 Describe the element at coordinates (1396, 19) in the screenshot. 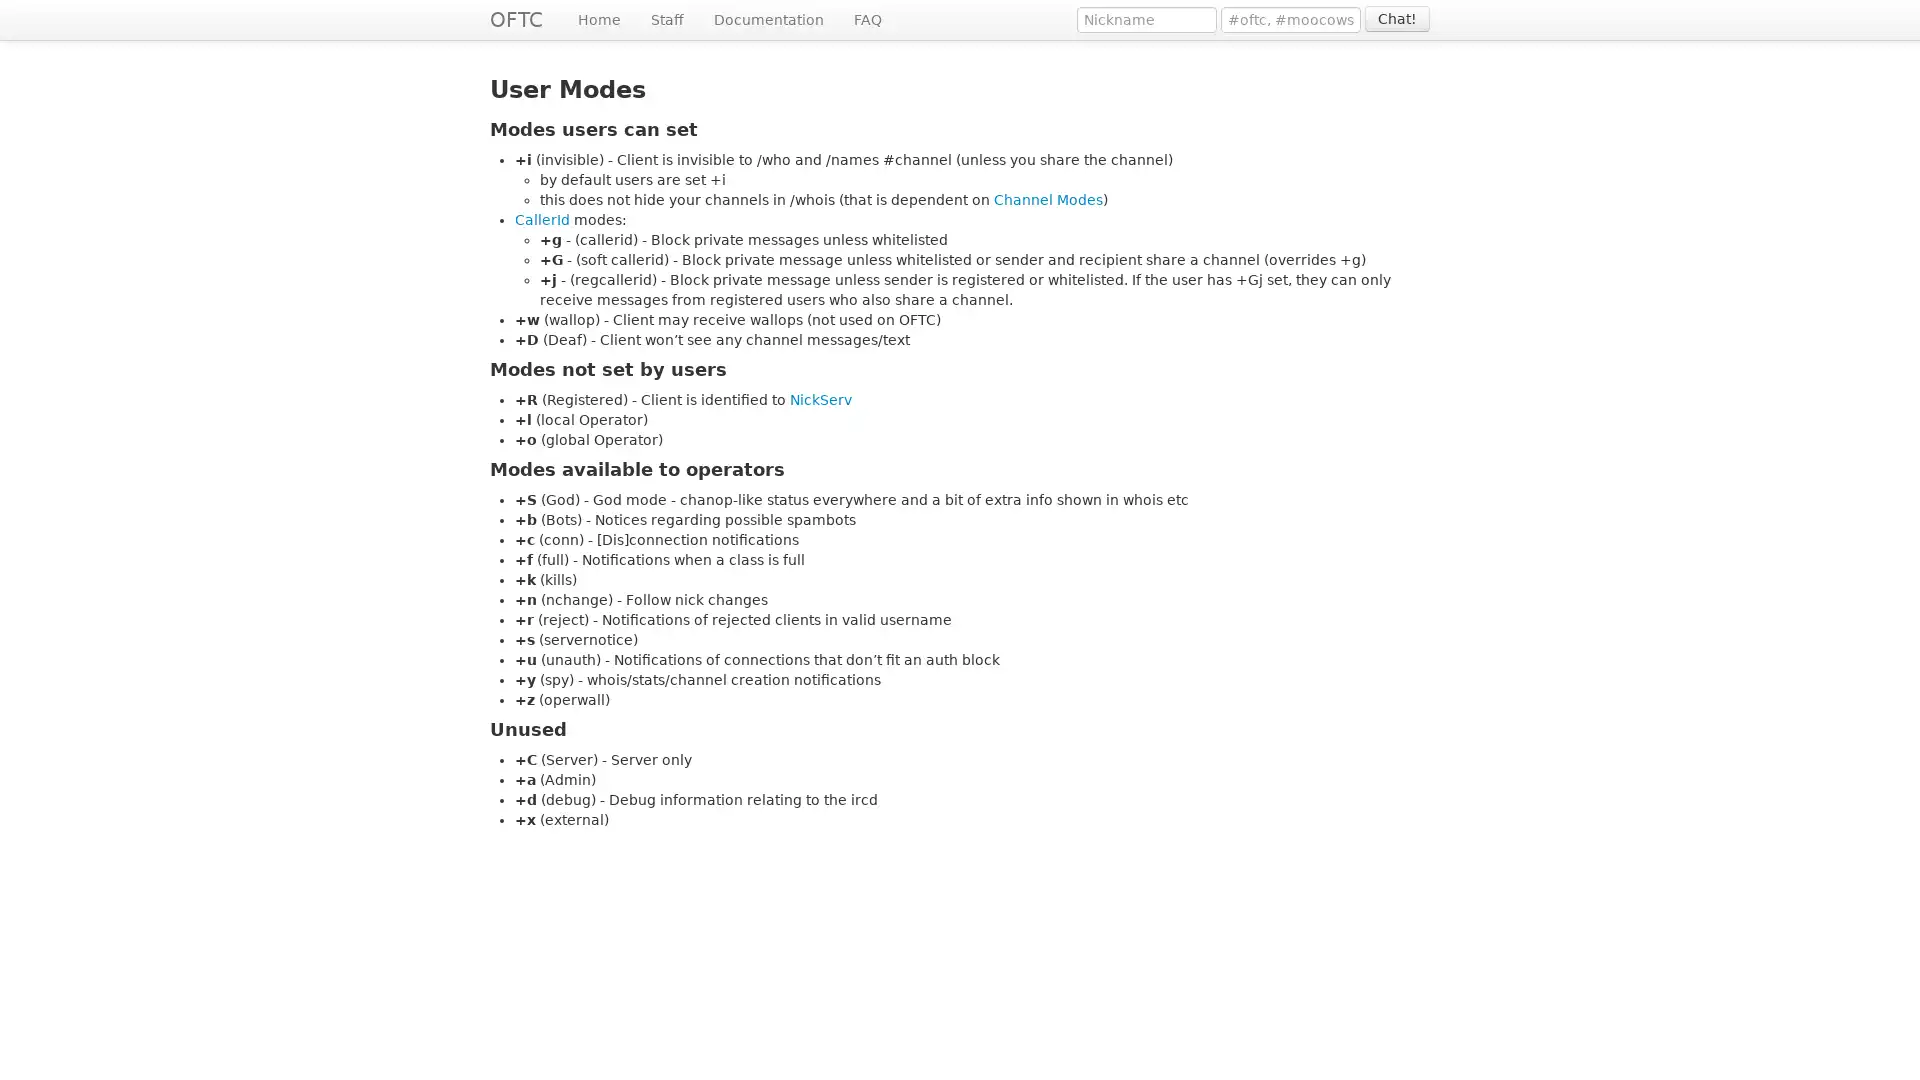

I see `Chat!` at that location.